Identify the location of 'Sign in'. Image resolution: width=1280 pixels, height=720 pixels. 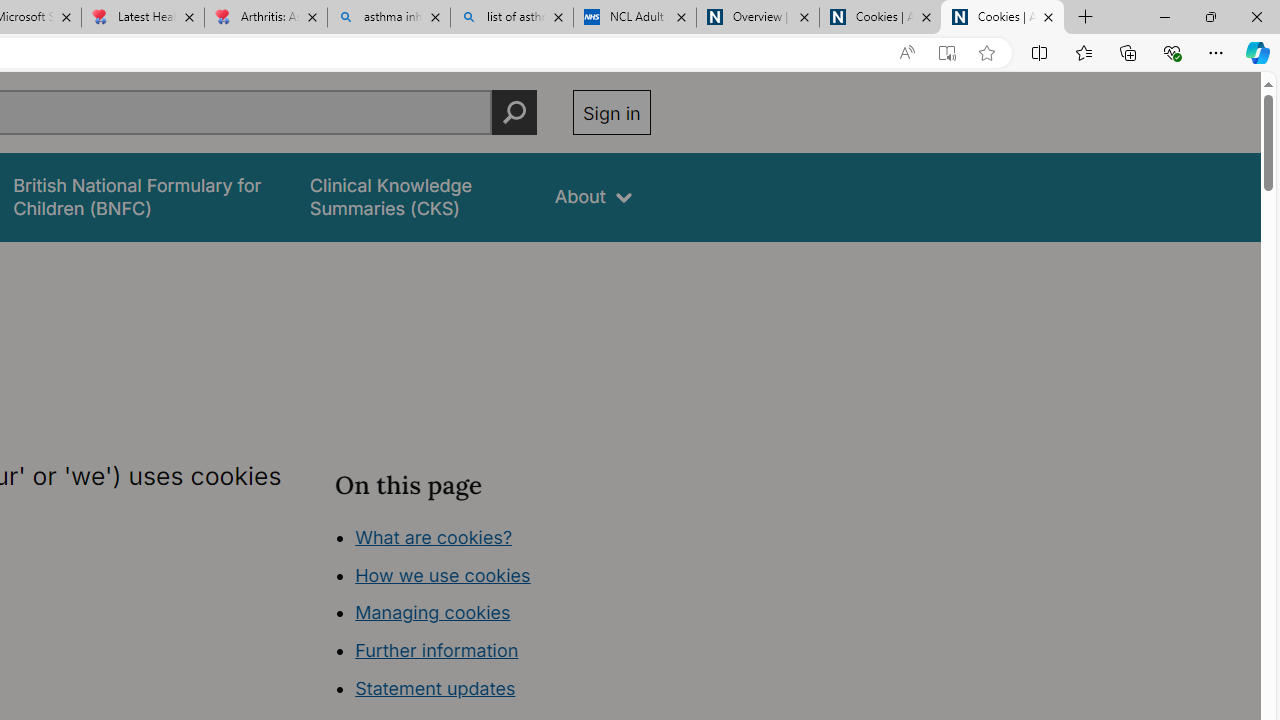
(610, 112).